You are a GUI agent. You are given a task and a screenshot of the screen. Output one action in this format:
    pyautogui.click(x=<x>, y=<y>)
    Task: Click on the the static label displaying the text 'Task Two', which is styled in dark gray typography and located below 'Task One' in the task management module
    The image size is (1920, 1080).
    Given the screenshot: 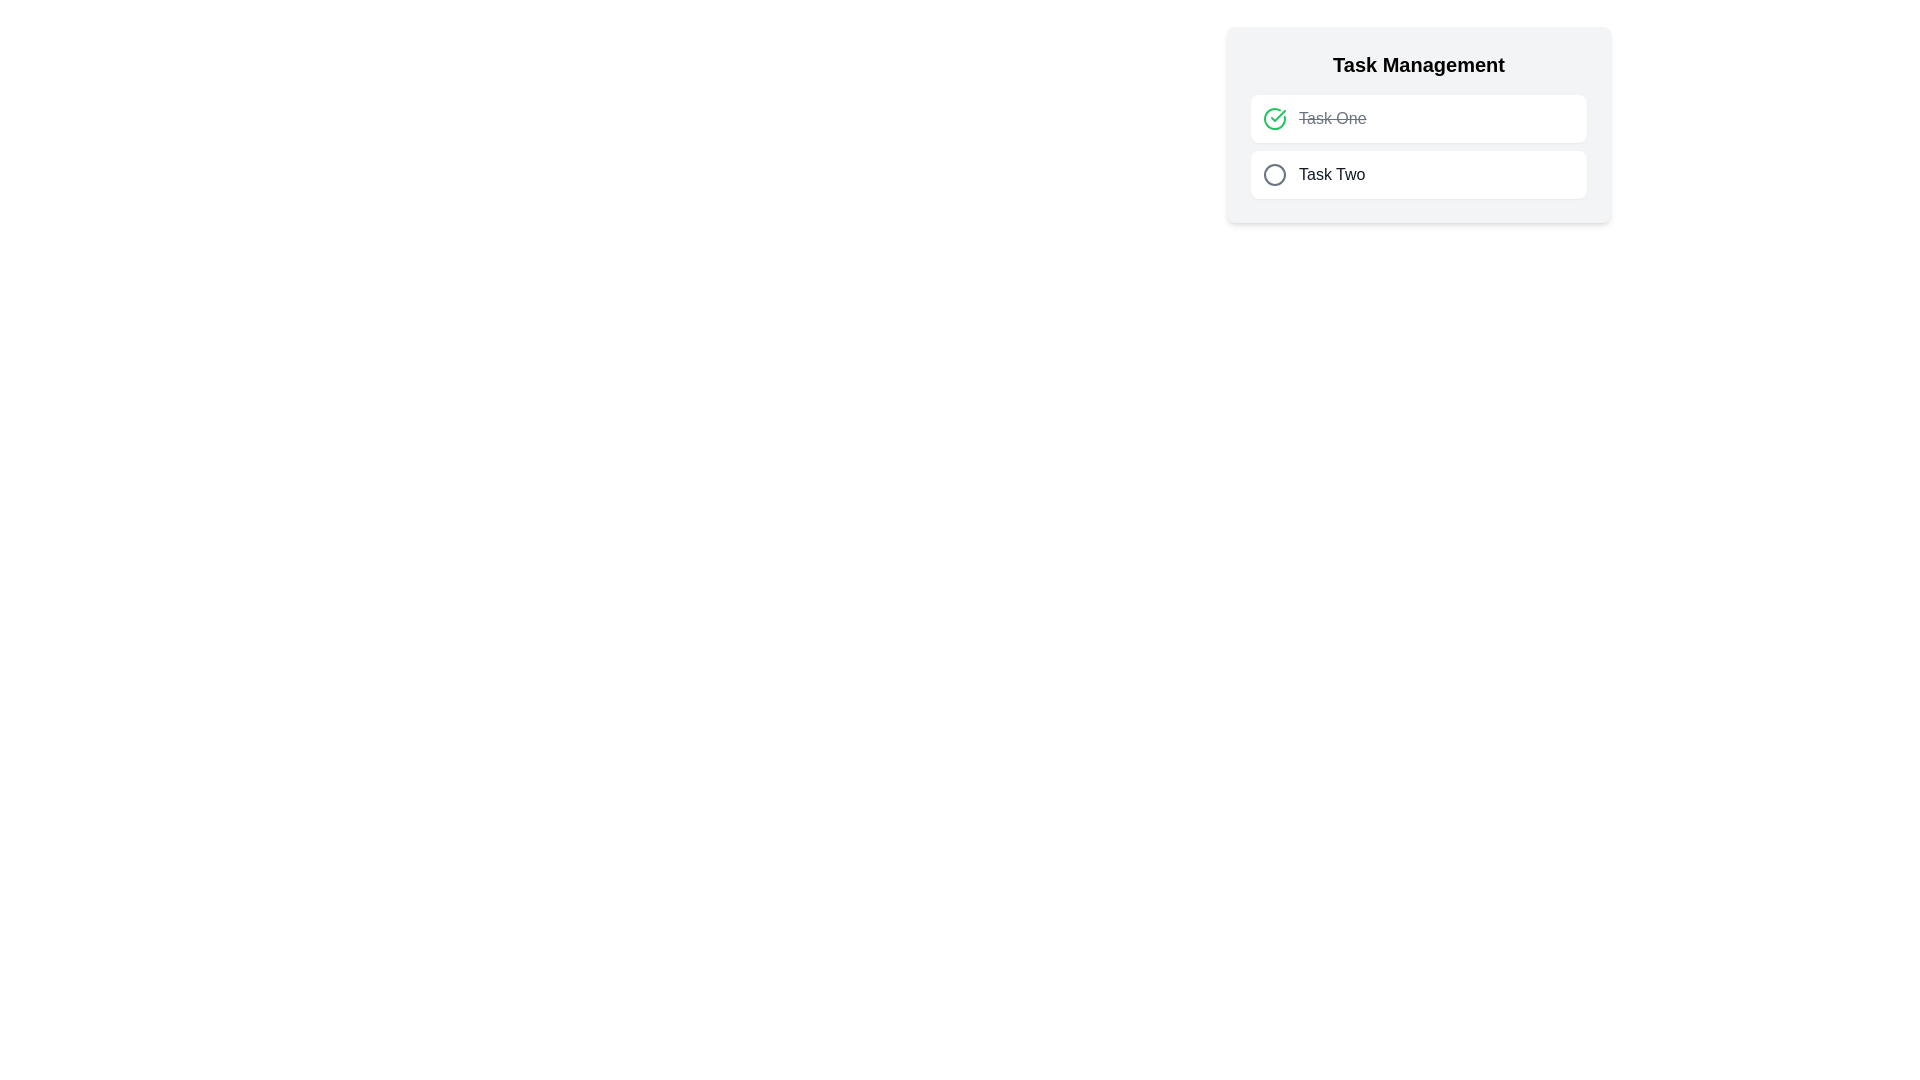 What is the action you would take?
    pyautogui.click(x=1332, y=173)
    